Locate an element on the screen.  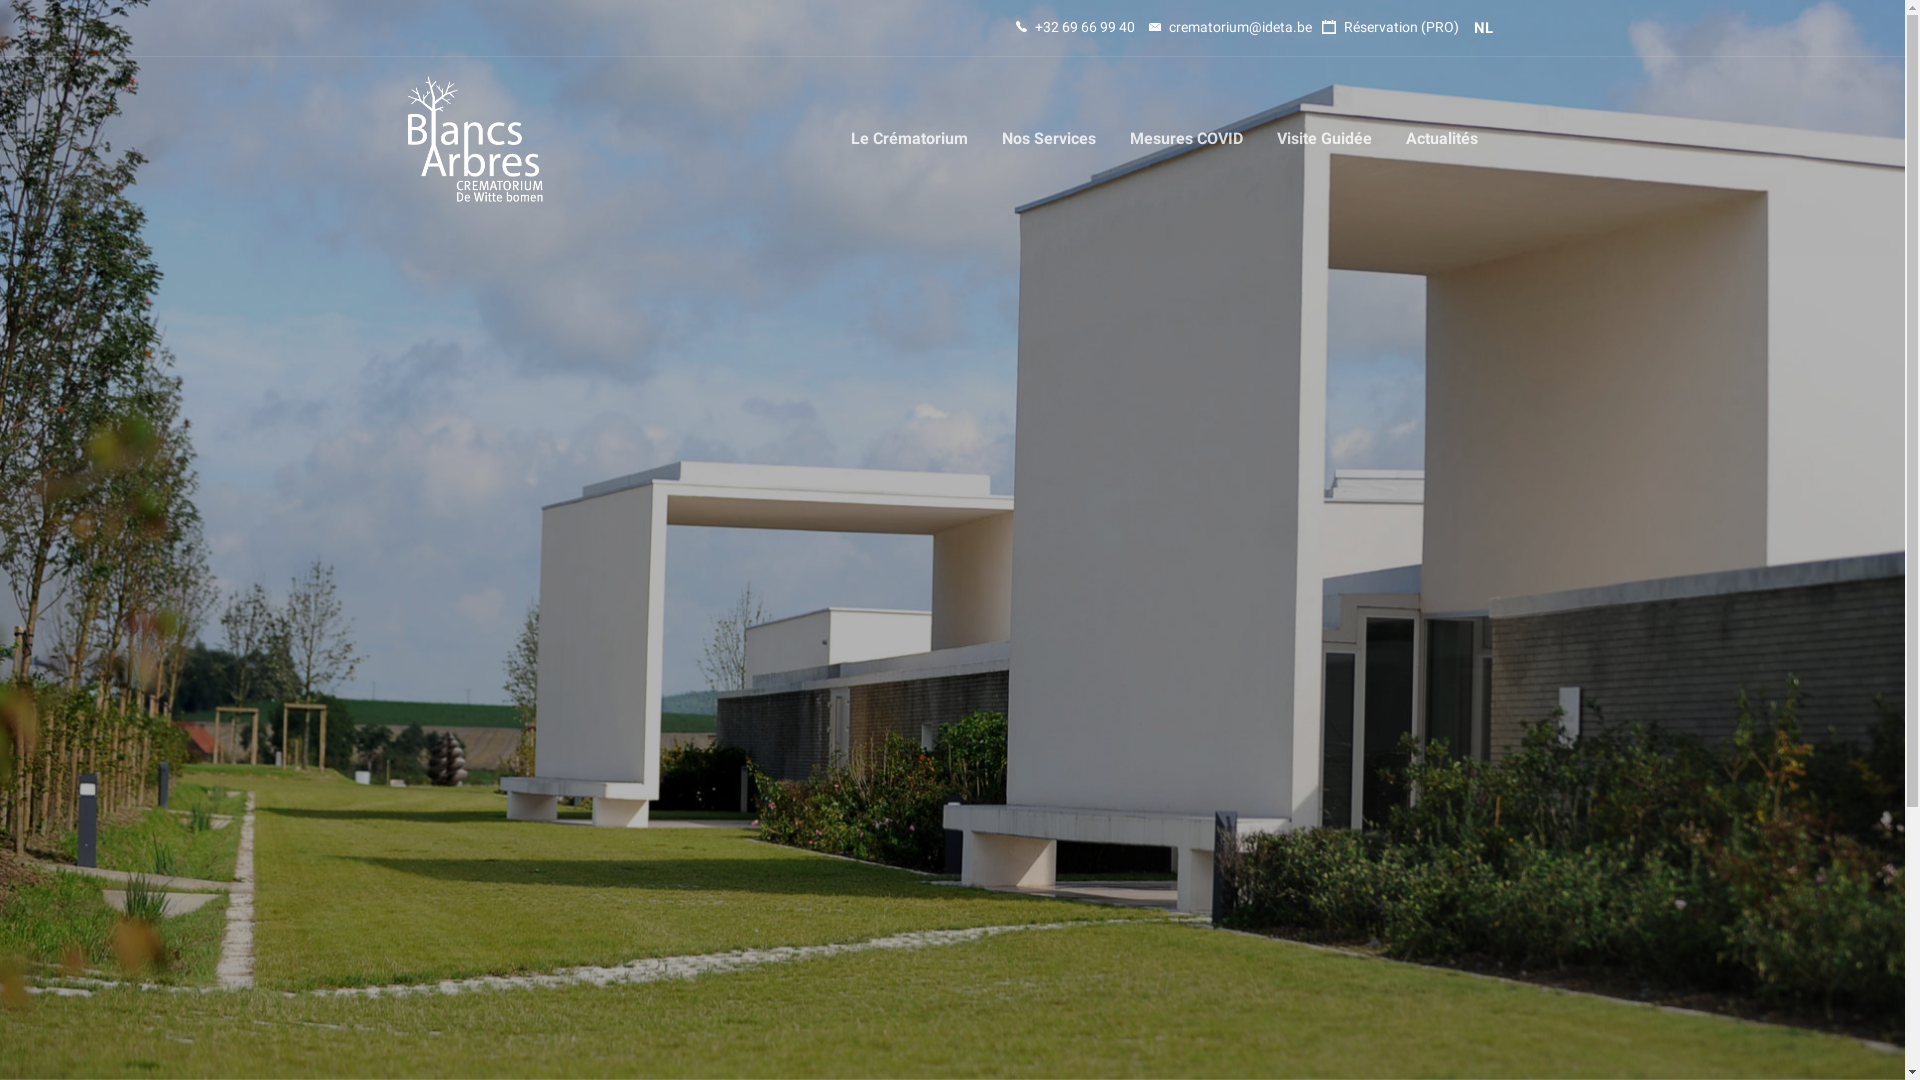
'Nous contacter' is located at coordinates (1019, 798).